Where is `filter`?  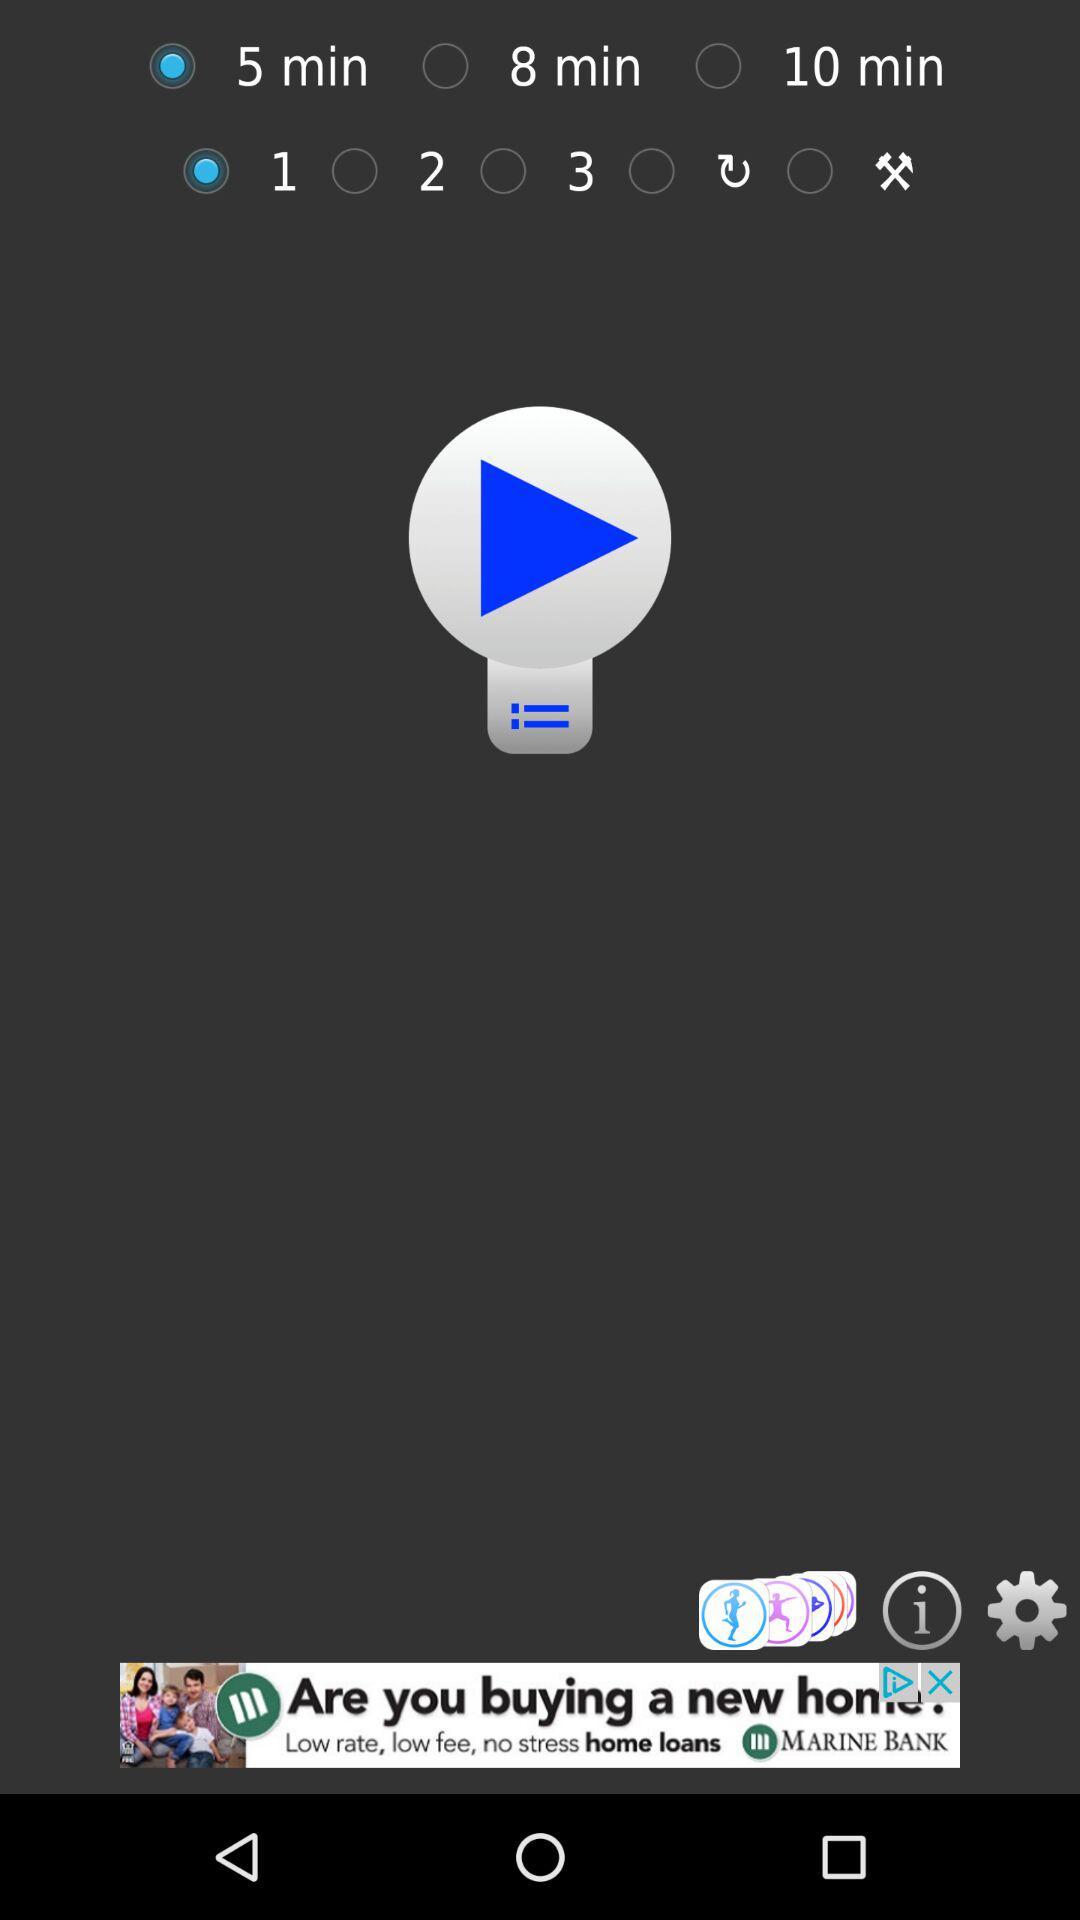
filter is located at coordinates (512, 171).